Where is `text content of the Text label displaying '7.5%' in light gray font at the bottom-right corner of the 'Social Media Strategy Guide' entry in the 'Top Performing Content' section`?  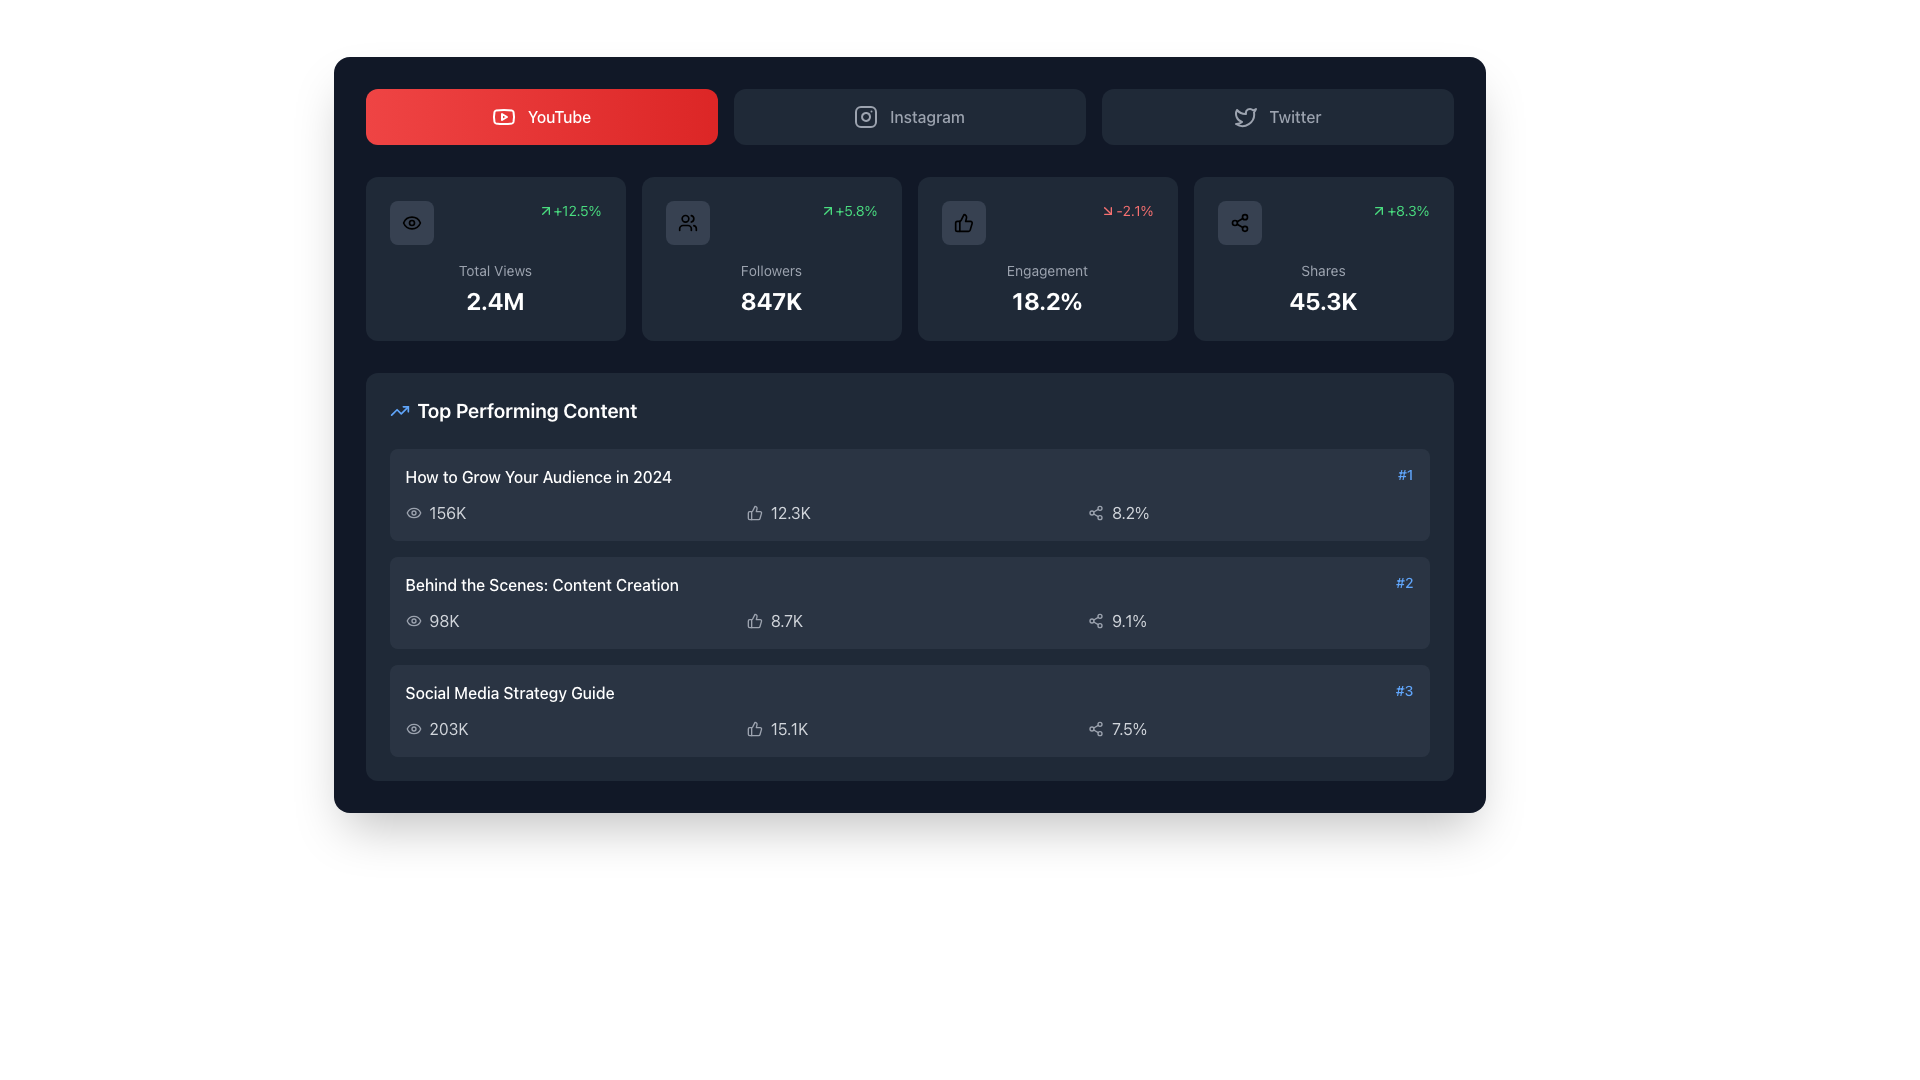 text content of the Text label displaying '7.5%' in light gray font at the bottom-right corner of the 'Social Media Strategy Guide' entry in the 'Top Performing Content' section is located at coordinates (1129, 729).